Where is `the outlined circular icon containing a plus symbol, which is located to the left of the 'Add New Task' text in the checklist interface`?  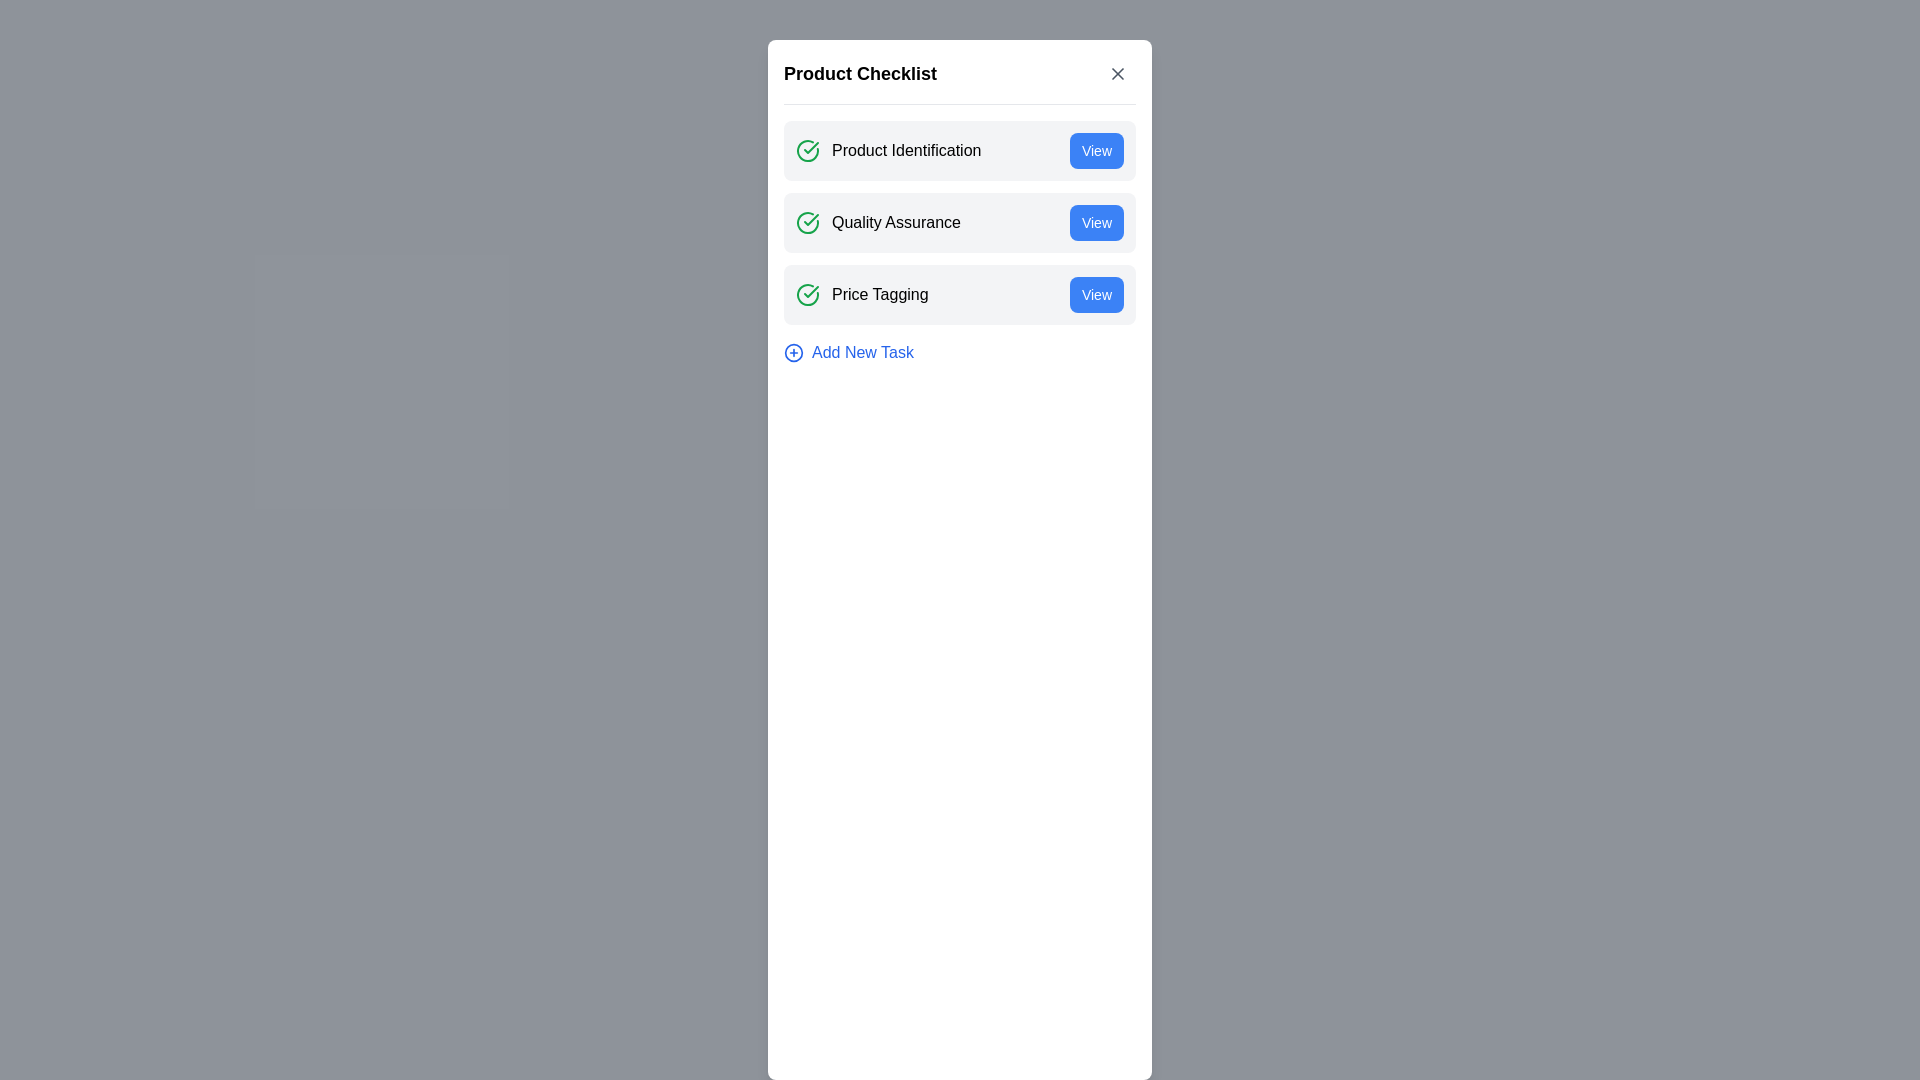 the outlined circular icon containing a plus symbol, which is located to the left of the 'Add New Task' text in the checklist interface is located at coordinates (792, 352).